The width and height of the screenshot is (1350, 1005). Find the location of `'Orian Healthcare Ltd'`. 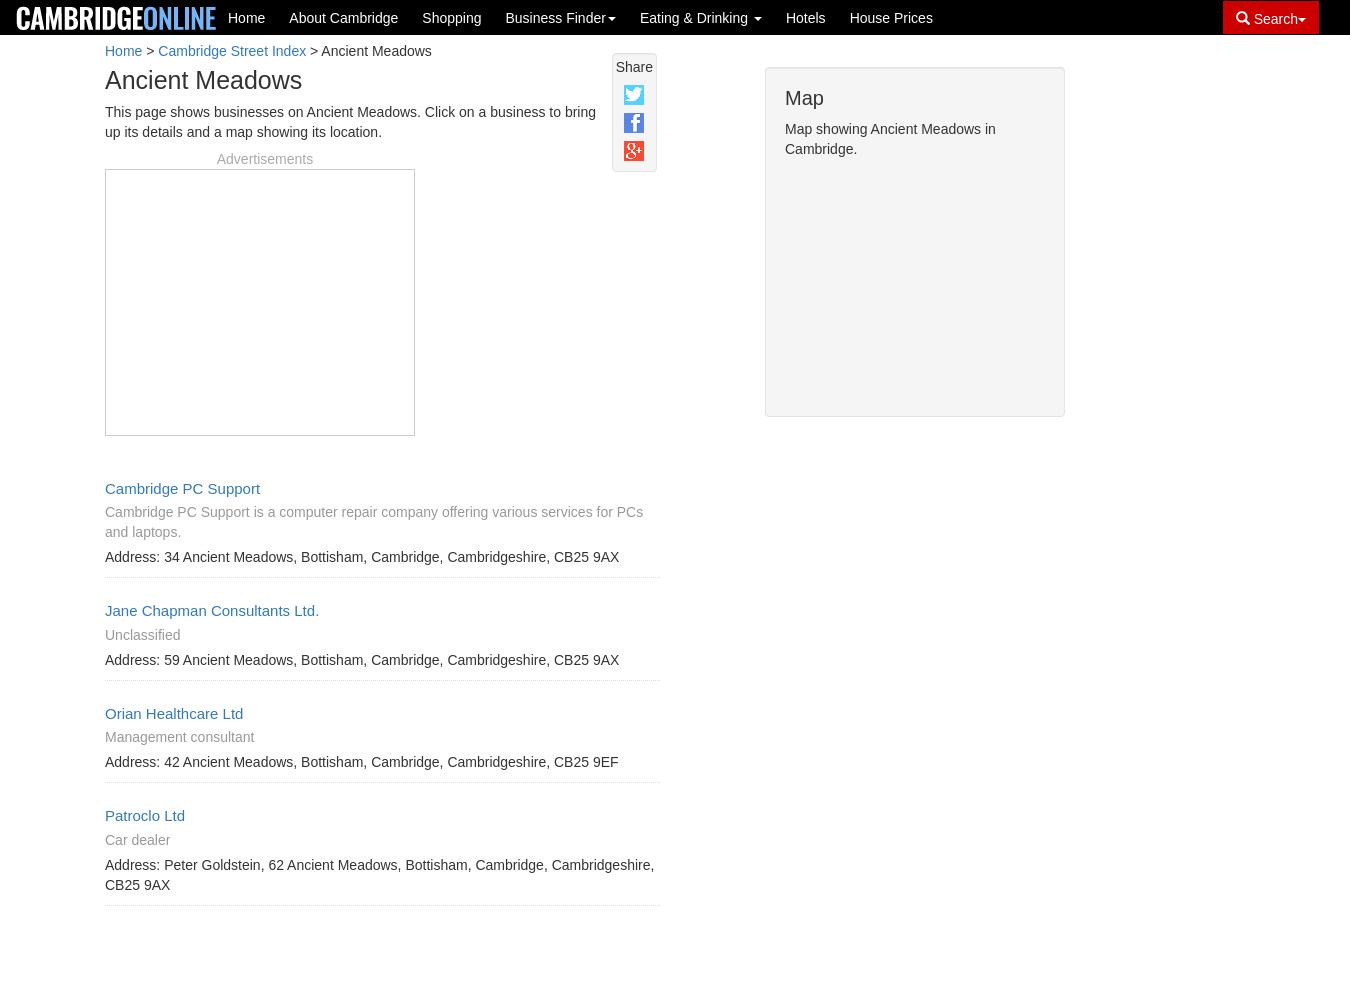

'Orian Healthcare Ltd' is located at coordinates (104, 712).